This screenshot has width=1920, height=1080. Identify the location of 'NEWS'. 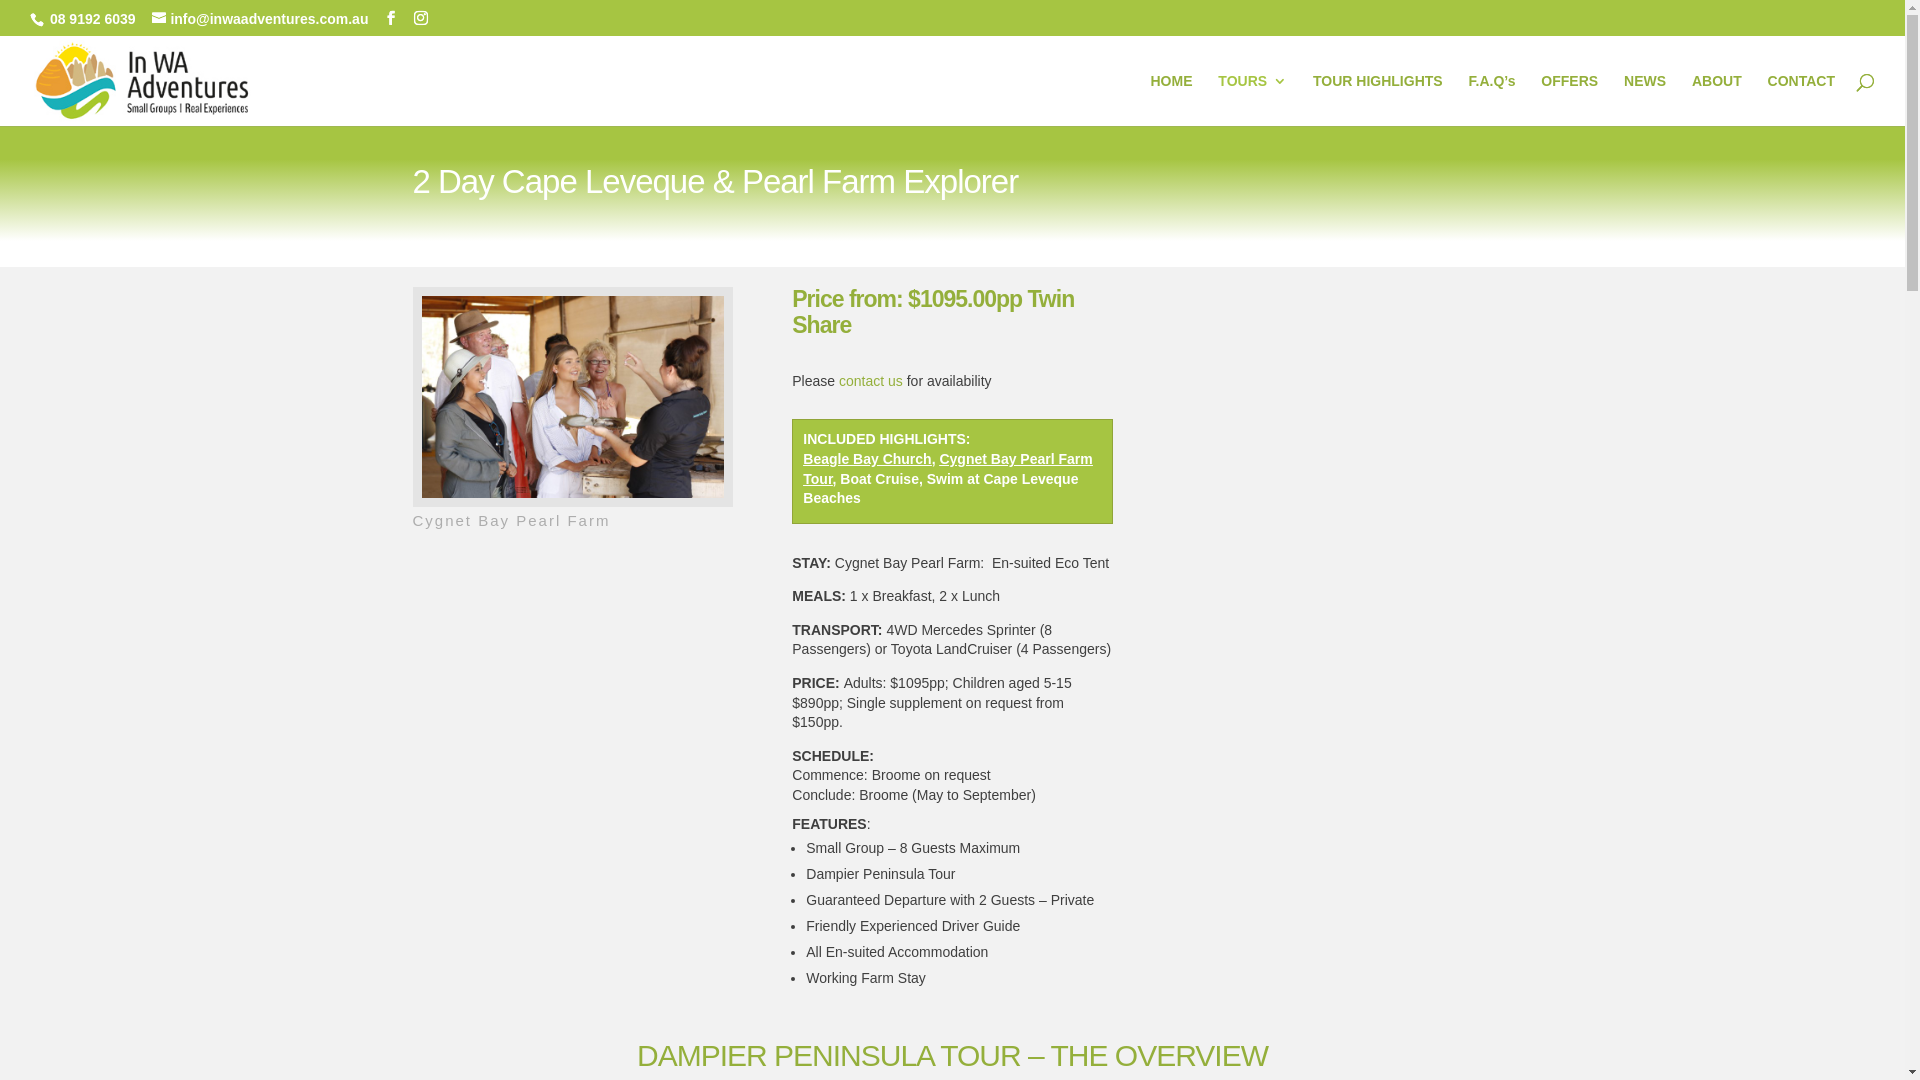
(1645, 100).